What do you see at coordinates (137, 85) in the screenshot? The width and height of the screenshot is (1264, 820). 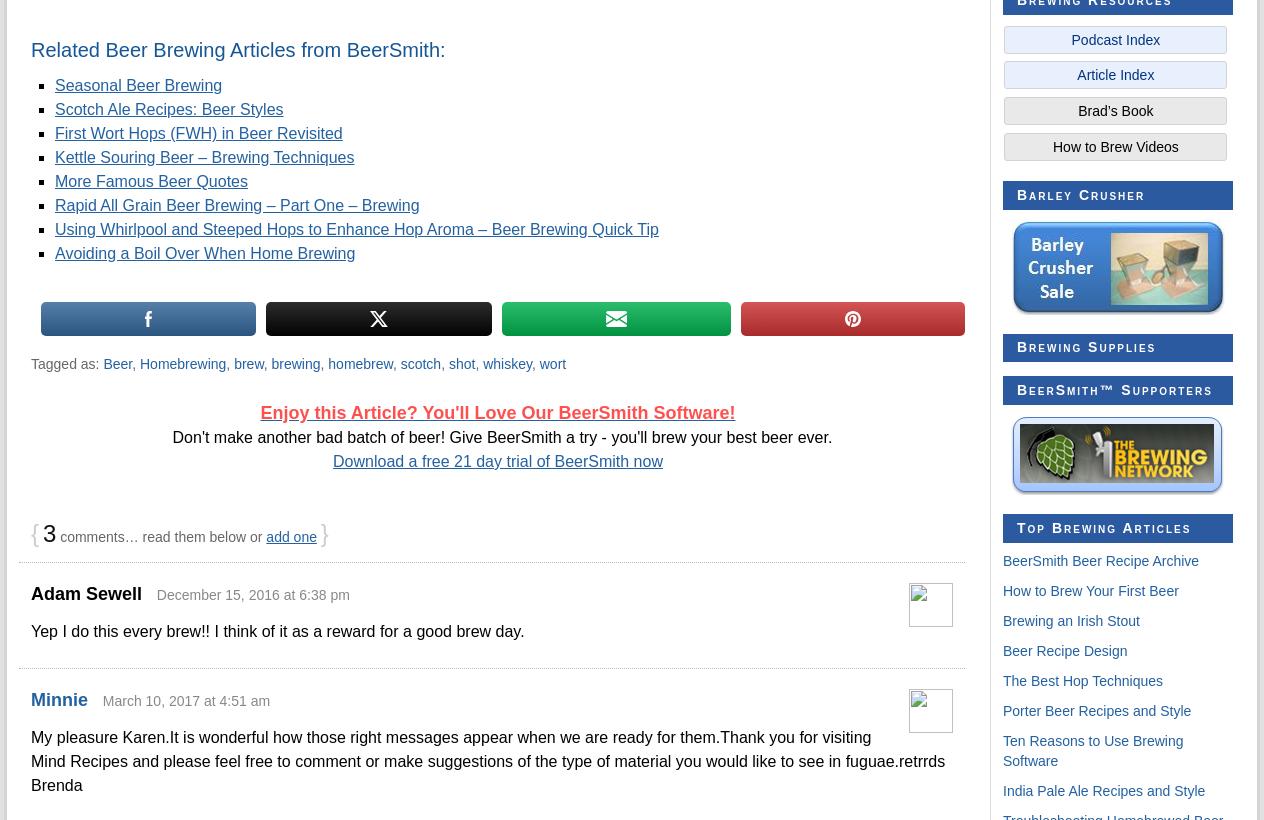 I see `'Seasonal Beer Brewing'` at bounding box center [137, 85].